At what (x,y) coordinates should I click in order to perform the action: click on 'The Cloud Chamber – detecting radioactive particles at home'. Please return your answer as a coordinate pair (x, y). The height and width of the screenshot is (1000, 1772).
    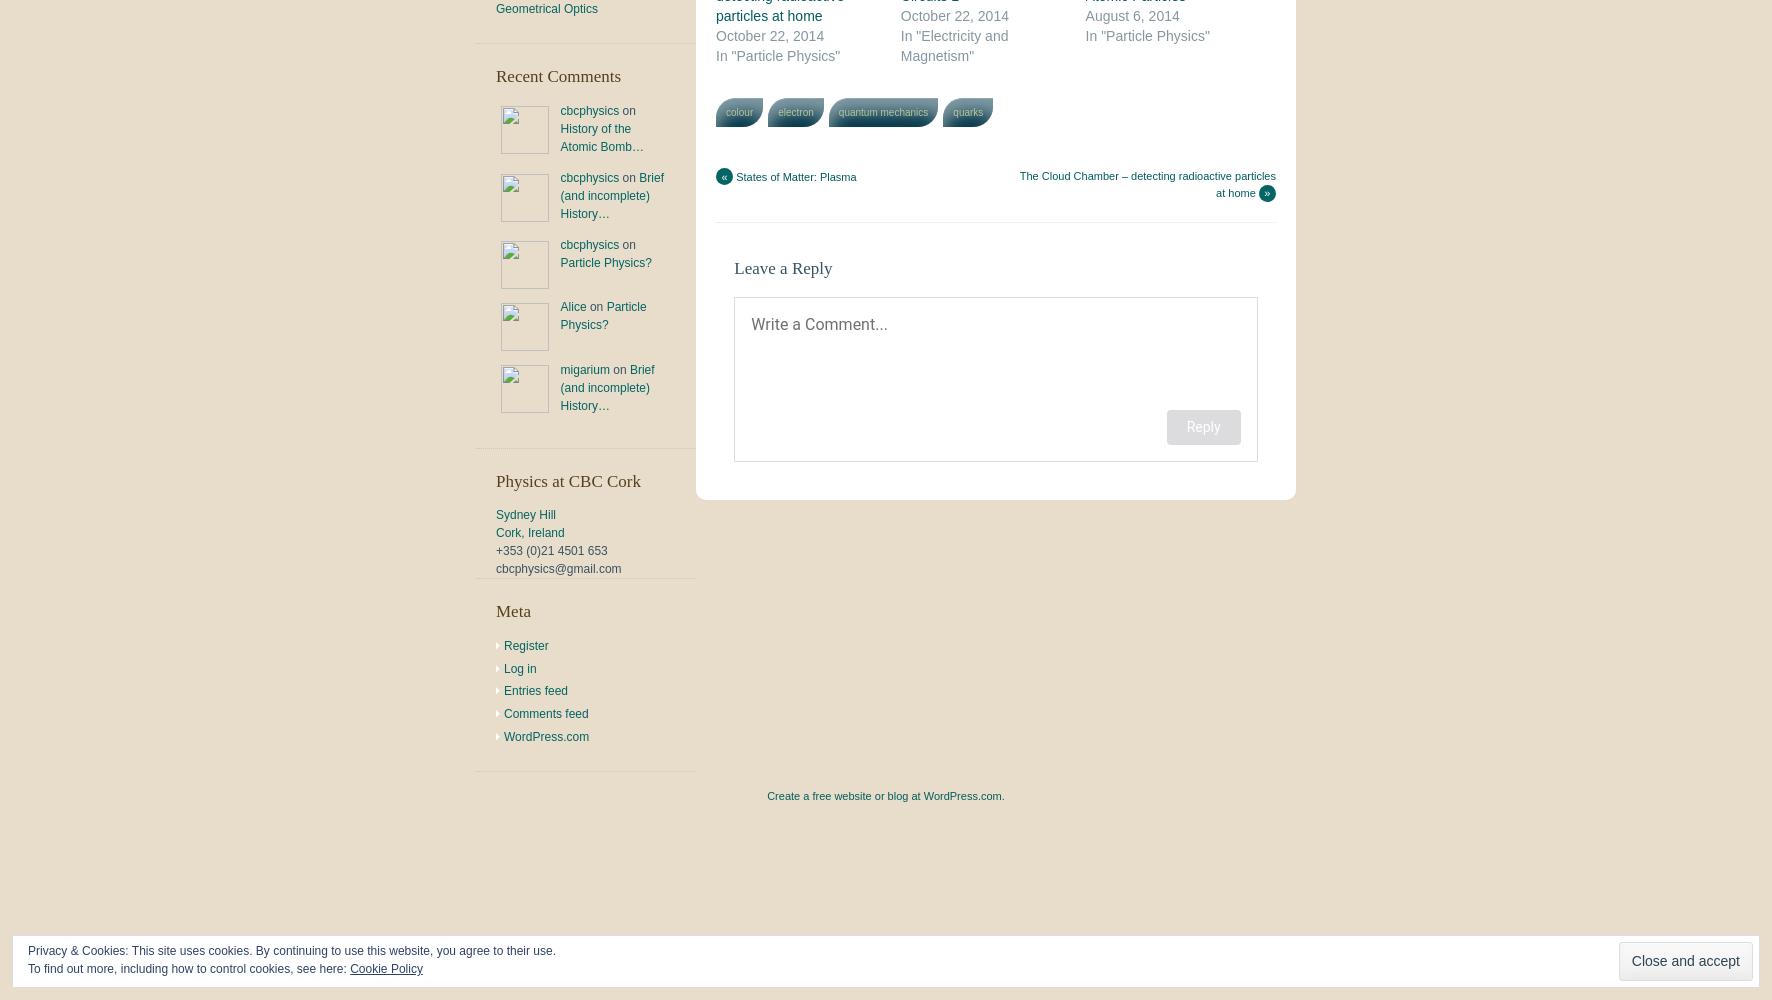
    Looking at the image, I should click on (1146, 184).